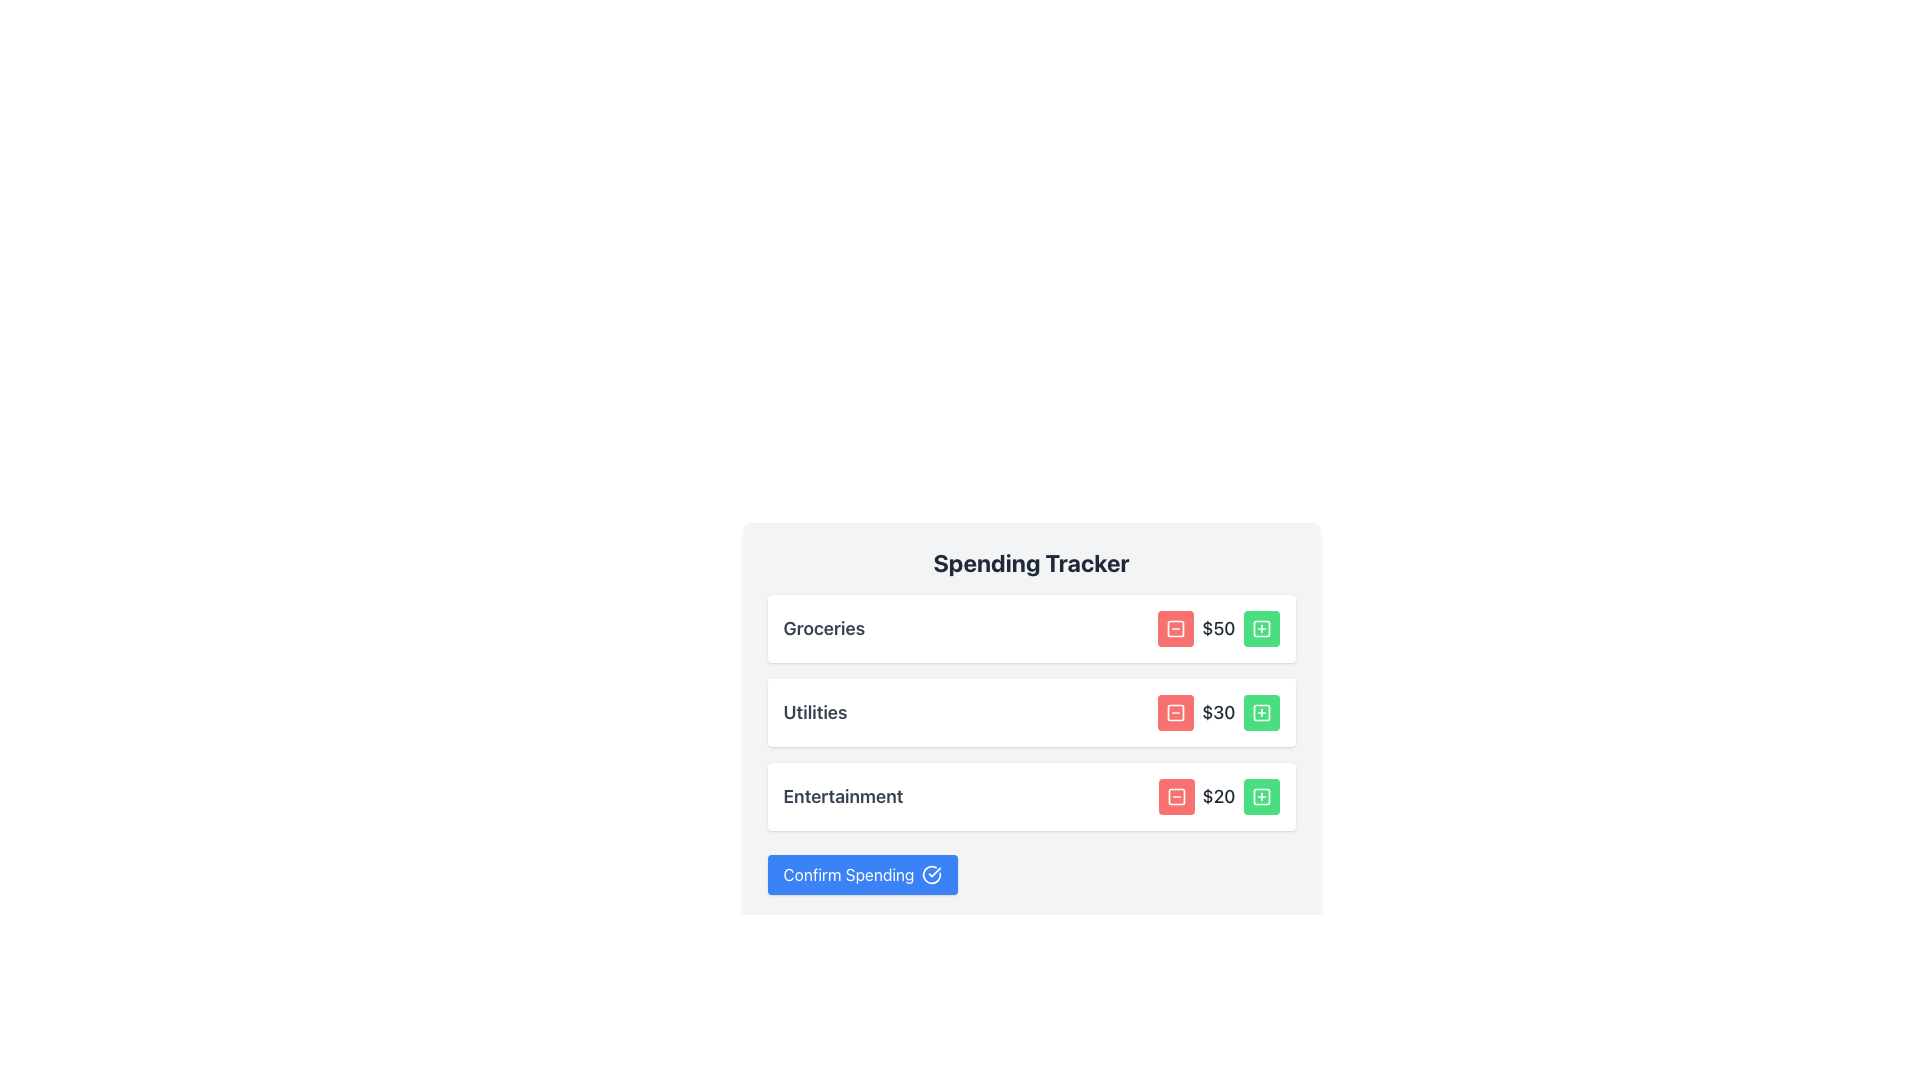 This screenshot has height=1080, width=1920. What do you see at coordinates (1176, 712) in the screenshot?
I see `the decrement button located to the left of the '$30' text within the 'Utilities' category` at bounding box center [1176, 712].